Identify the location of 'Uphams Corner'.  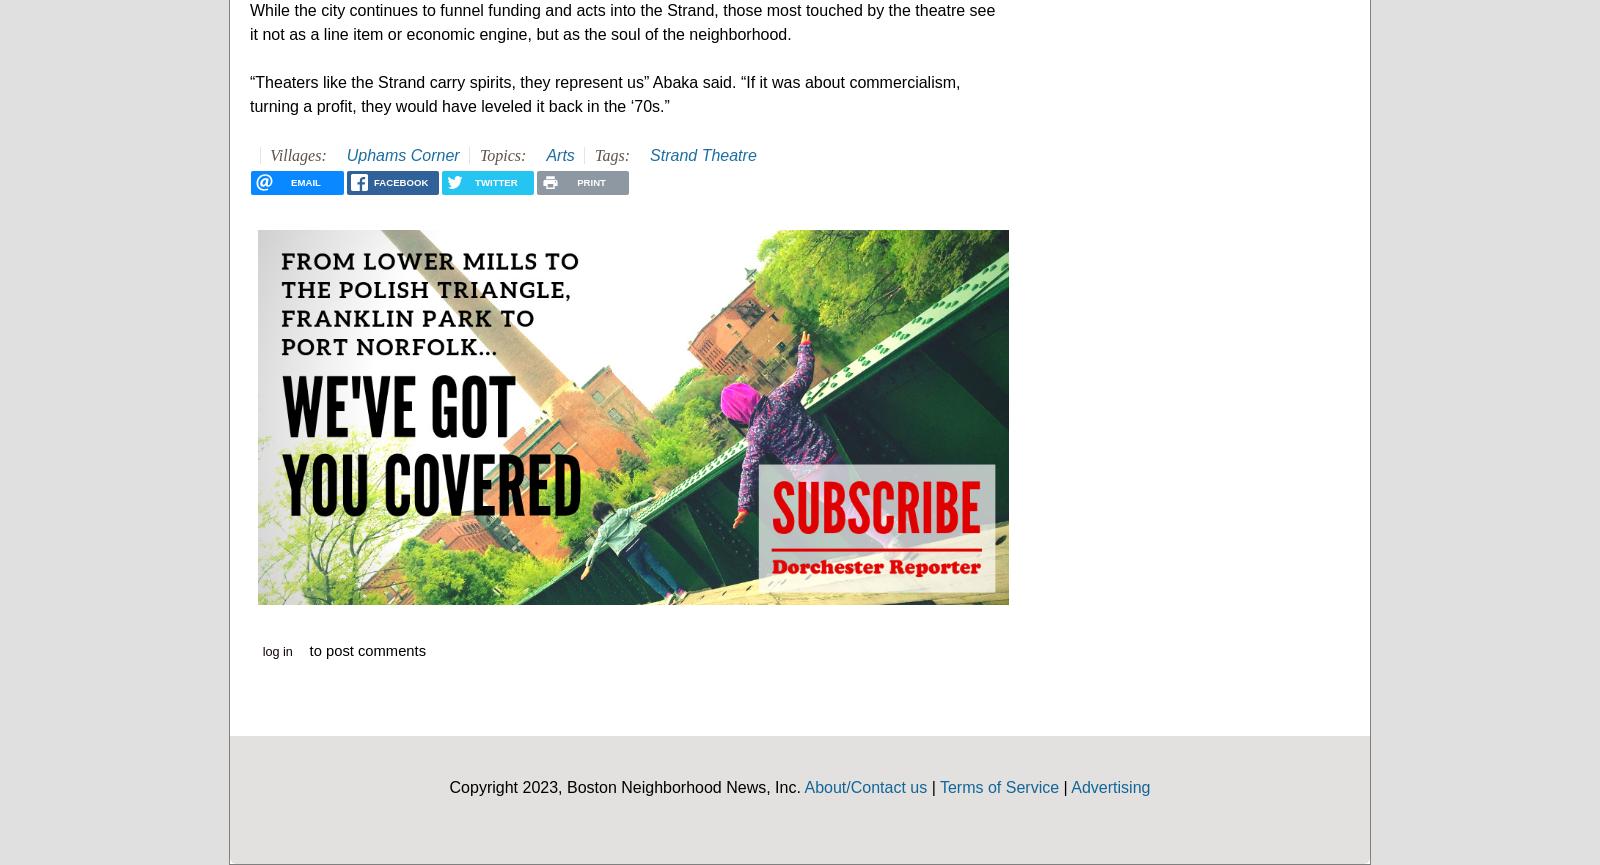
(401, 153).